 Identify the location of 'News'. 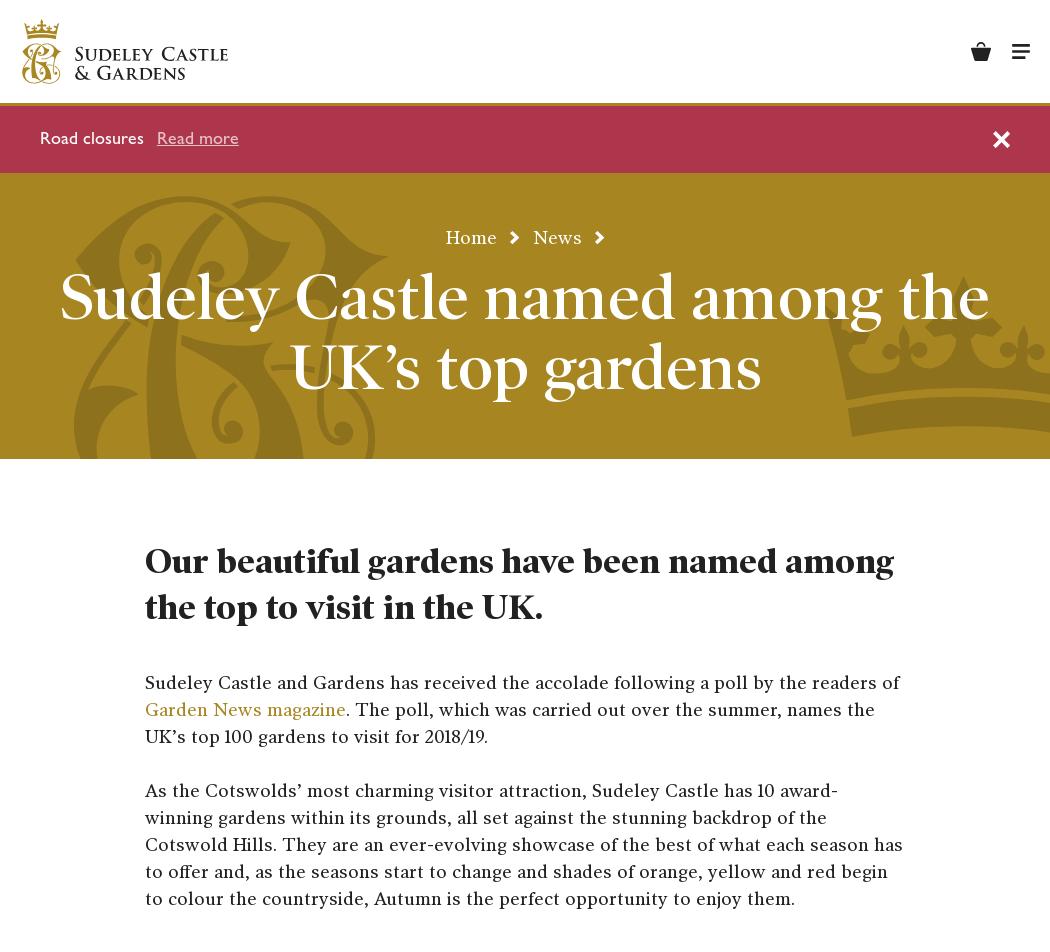
(557, 236).